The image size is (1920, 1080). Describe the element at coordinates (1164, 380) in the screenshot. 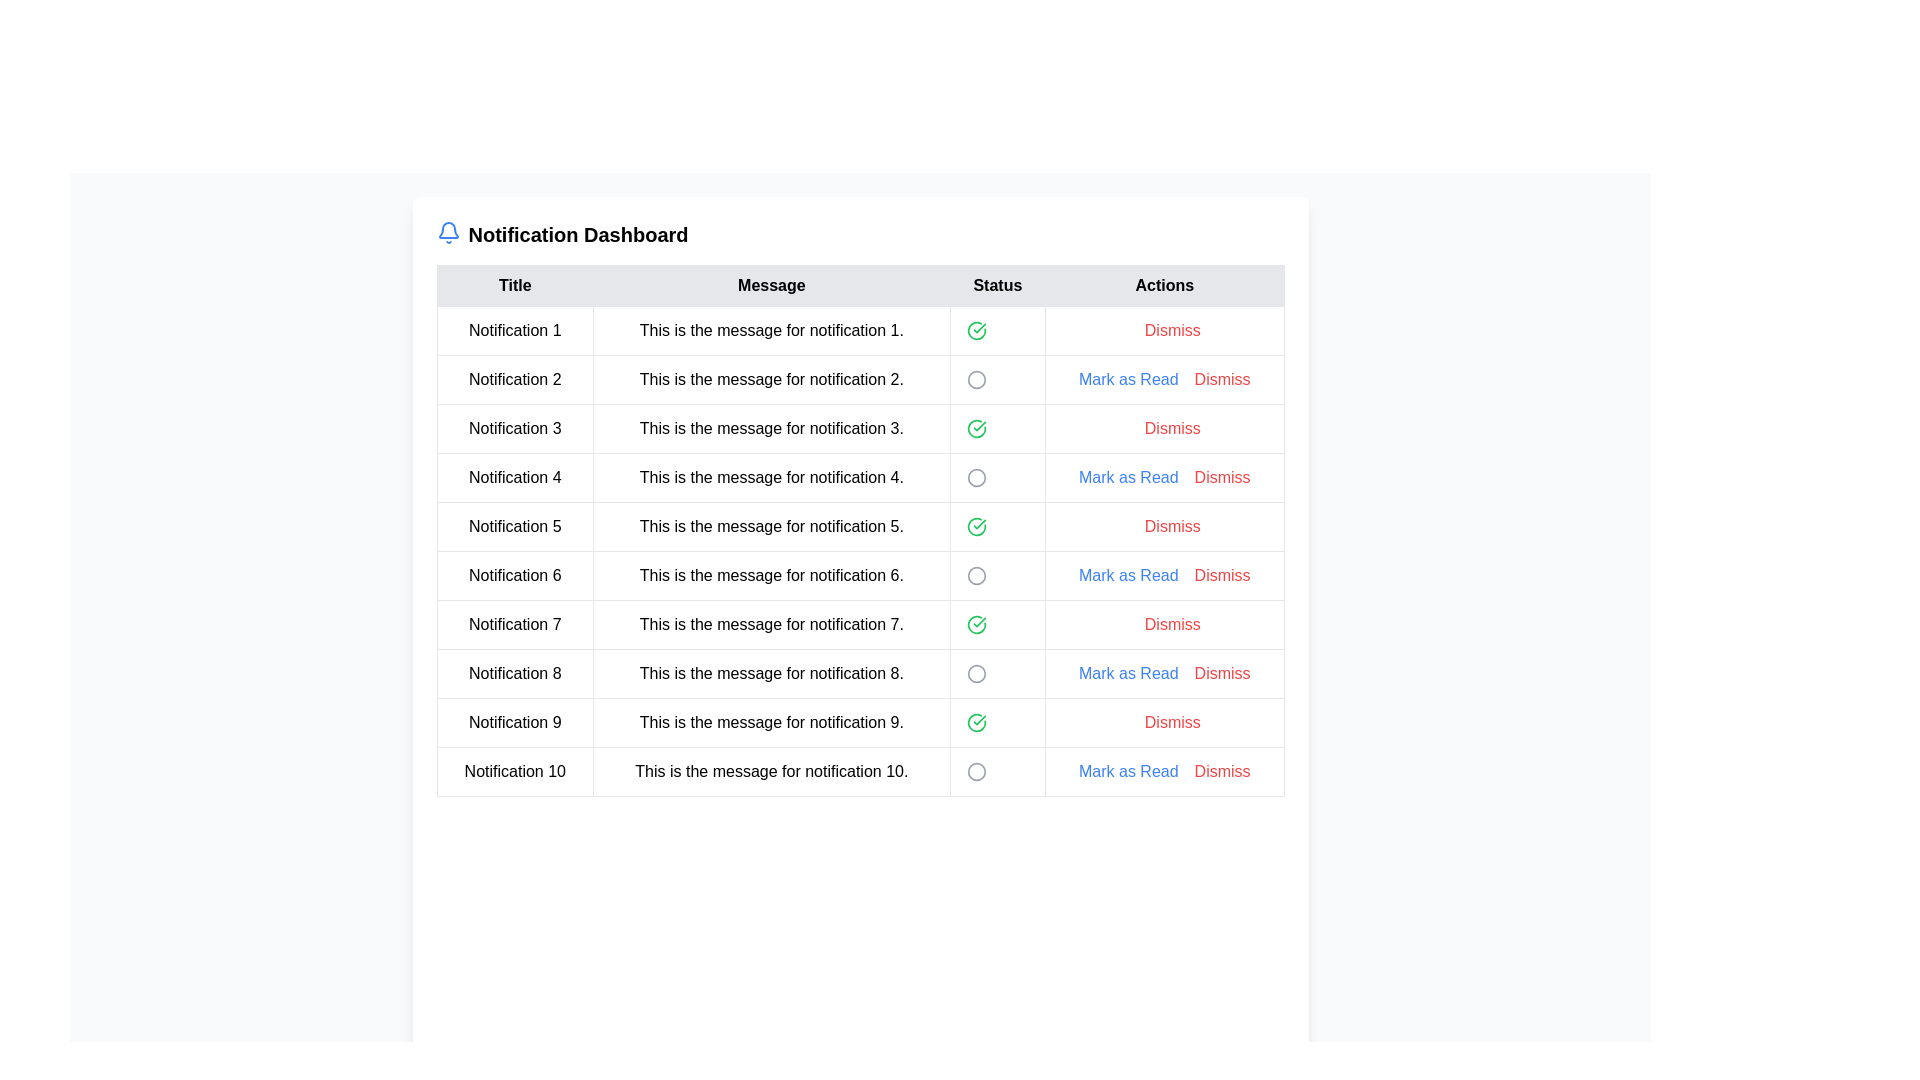

I see `the 'Mark as Read' text button located in the 'Actions' column for the row labeled 'Notification 2' in the notification dashboard table to mark the notification as read` at that location.